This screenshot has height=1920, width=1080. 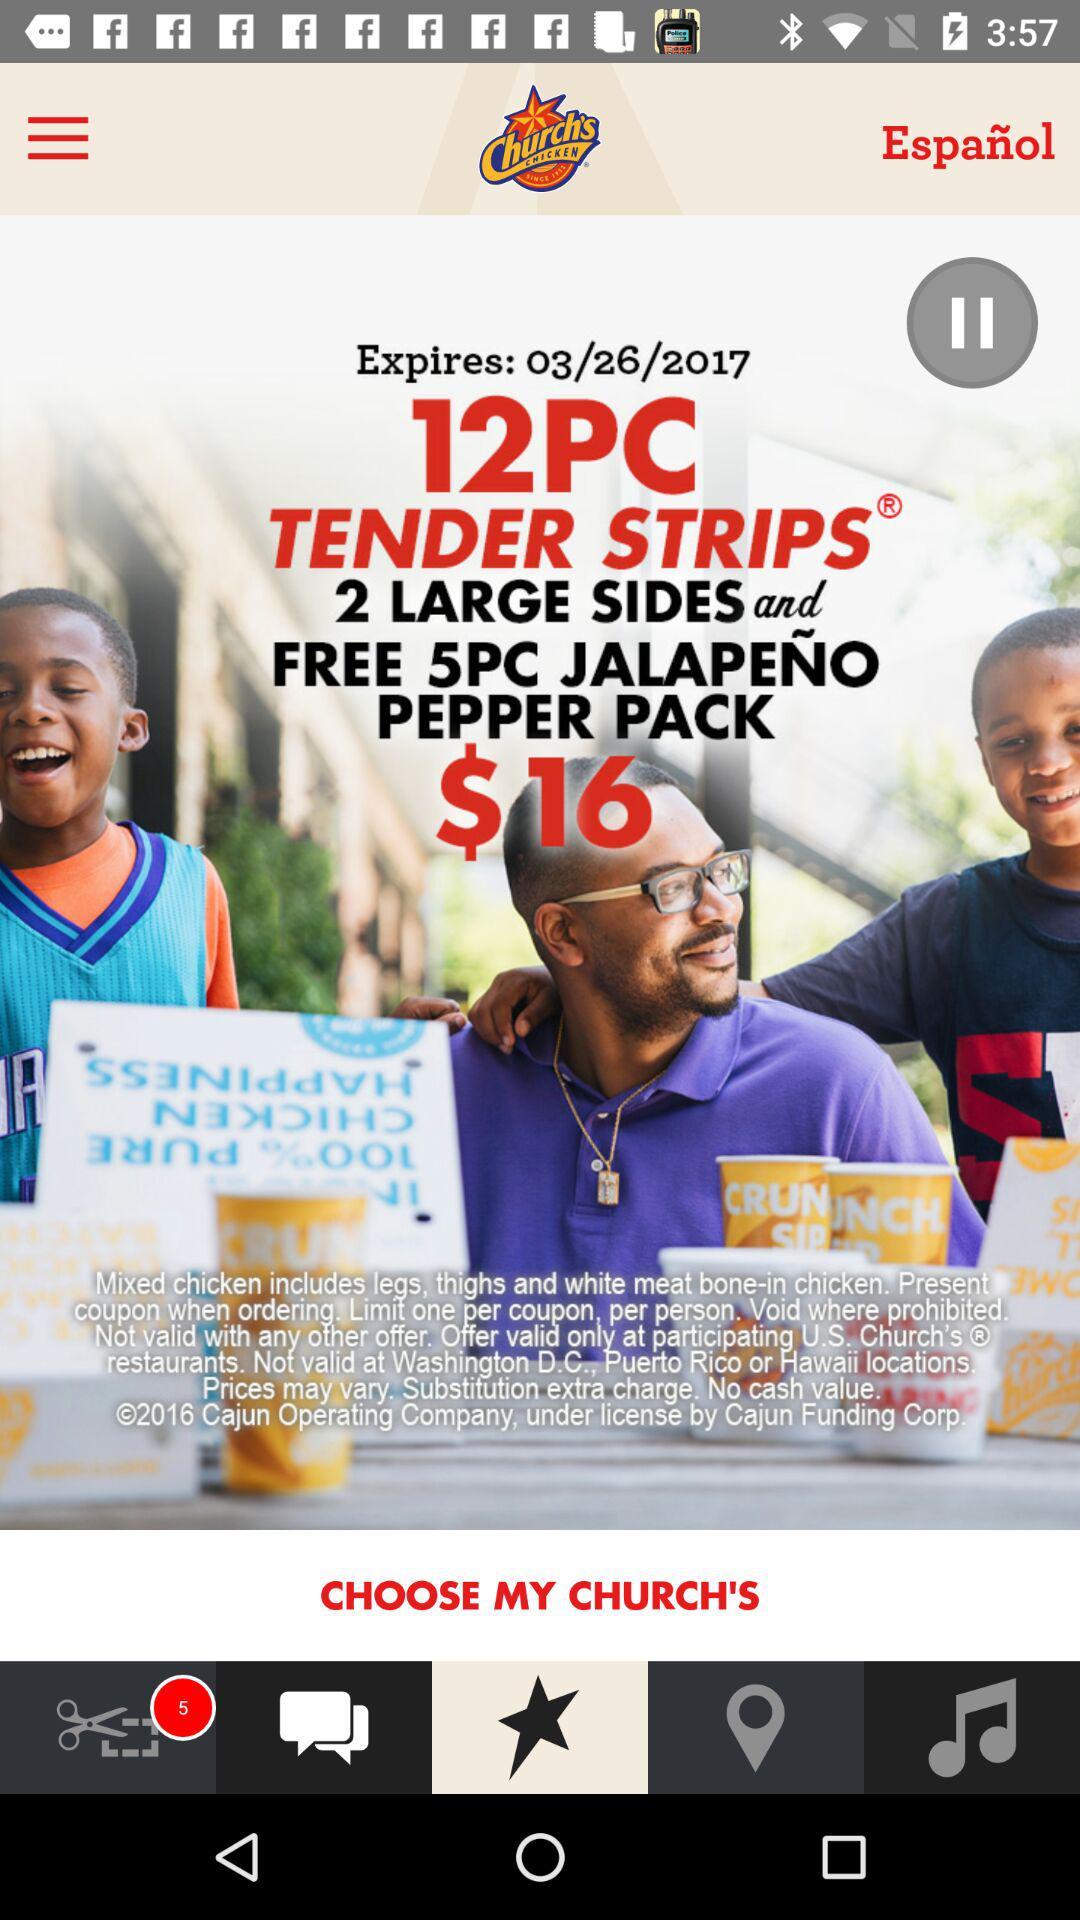 I want to click on the chat icon, so click(x=323, y=1726).